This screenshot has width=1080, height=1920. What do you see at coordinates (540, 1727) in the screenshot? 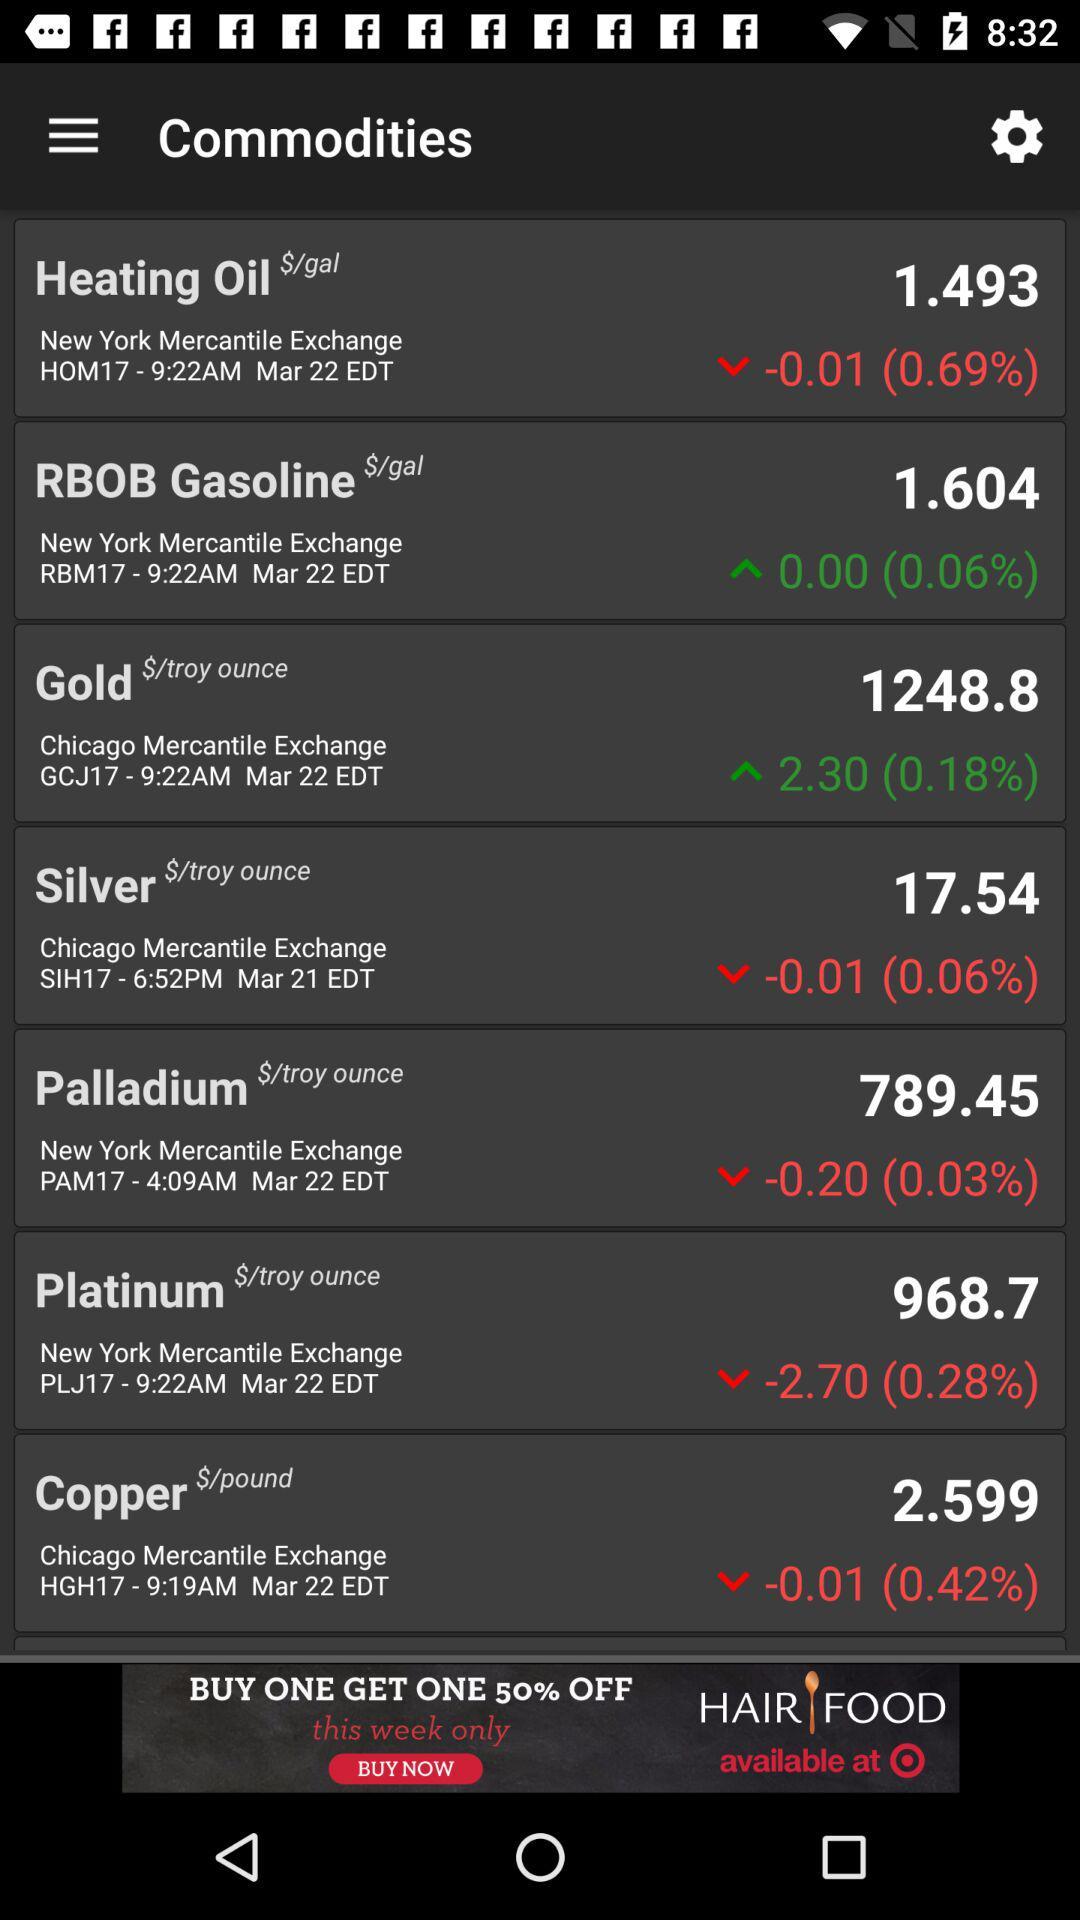
I see `advertisement from outside source` at bounding box center [540, 1727].